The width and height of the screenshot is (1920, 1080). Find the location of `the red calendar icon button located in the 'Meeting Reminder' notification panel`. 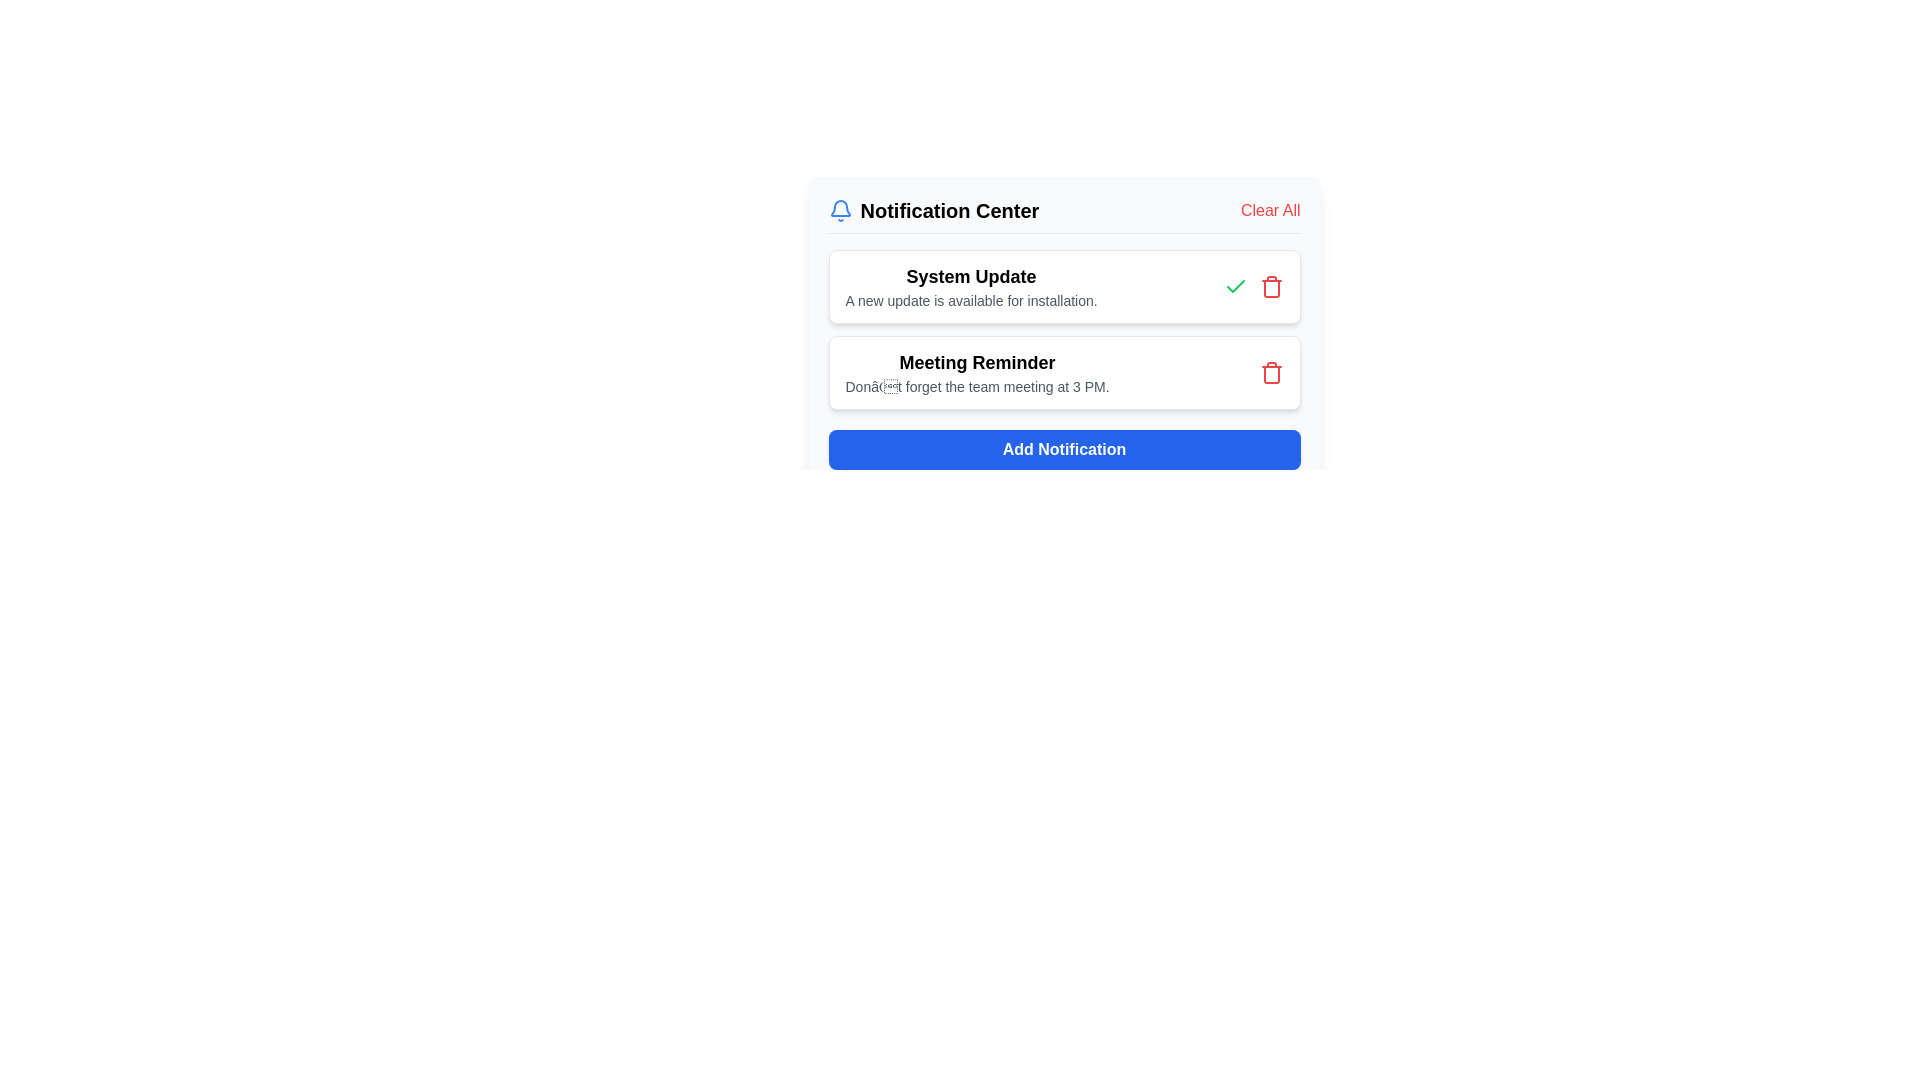

the red calendar icon button located in the 'Meeting Reminder' notification panel is located at coordinates (1270, 373).